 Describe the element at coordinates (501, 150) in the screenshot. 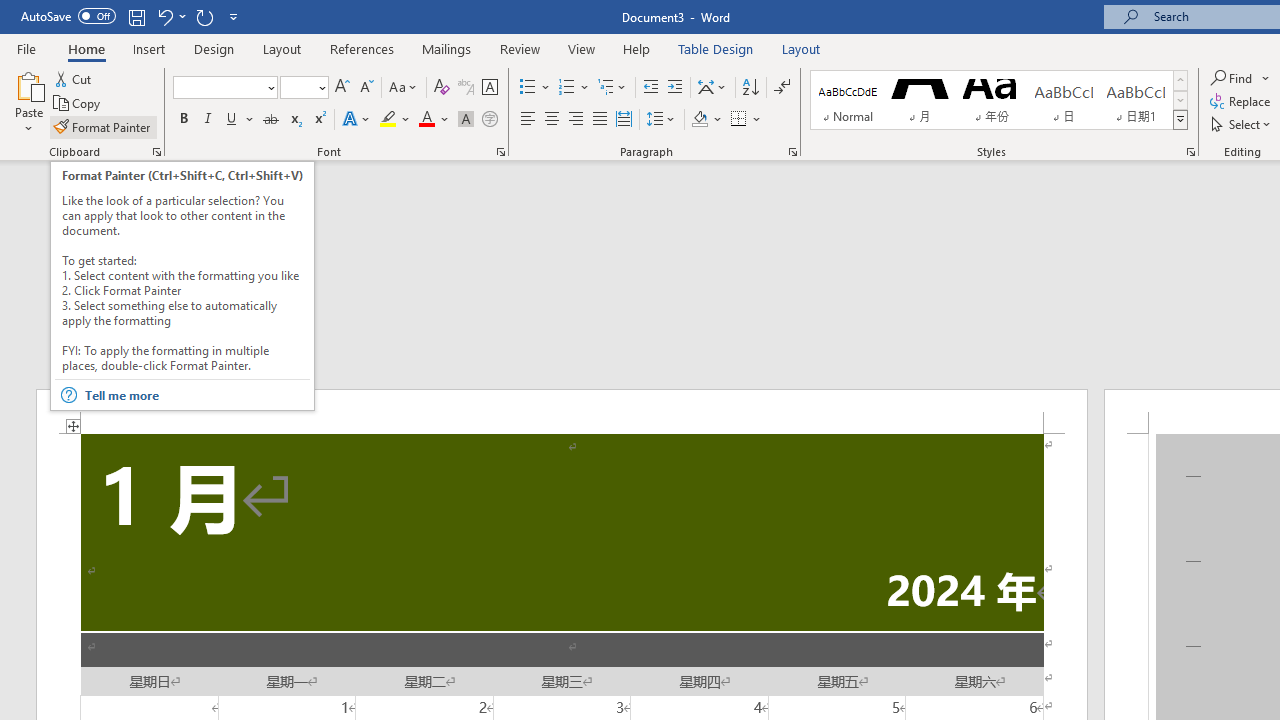

I see `'Font...'` at that location.